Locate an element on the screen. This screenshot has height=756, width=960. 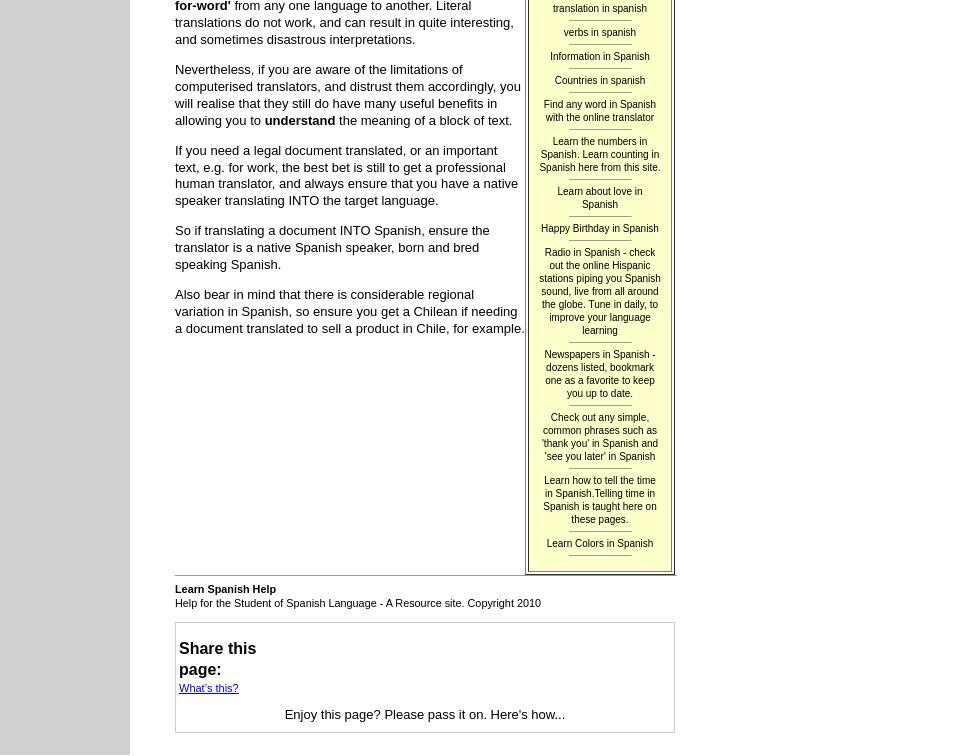
'Check out any simple, common phrases such as 'thank you' in Spanish and 'see you later' in Spanish' is located at coordinates (599, 434).